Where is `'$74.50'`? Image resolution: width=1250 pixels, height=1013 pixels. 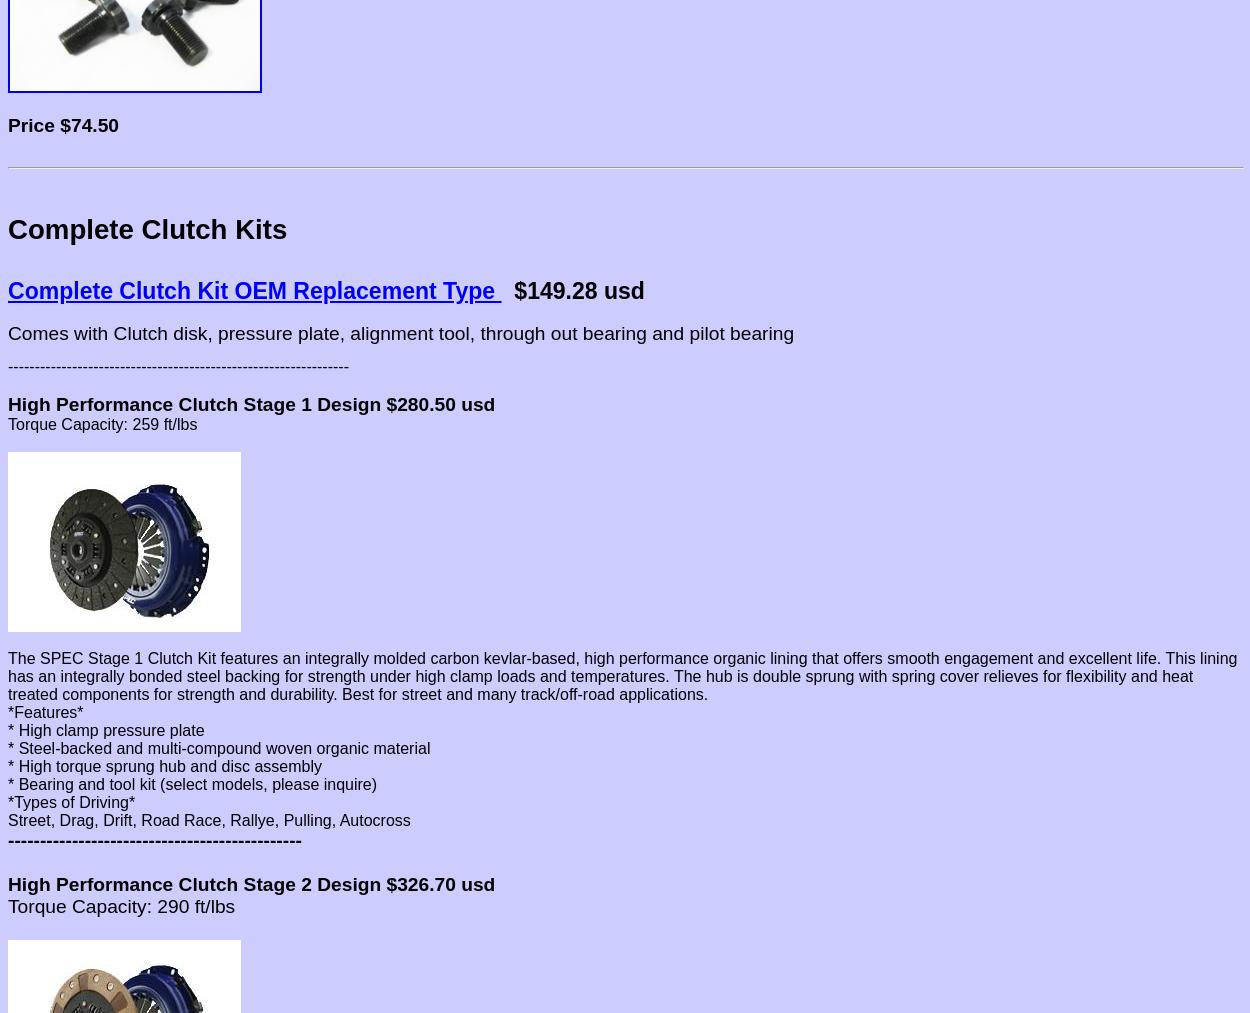
'$74.50' is located at coordinates (60, 125).